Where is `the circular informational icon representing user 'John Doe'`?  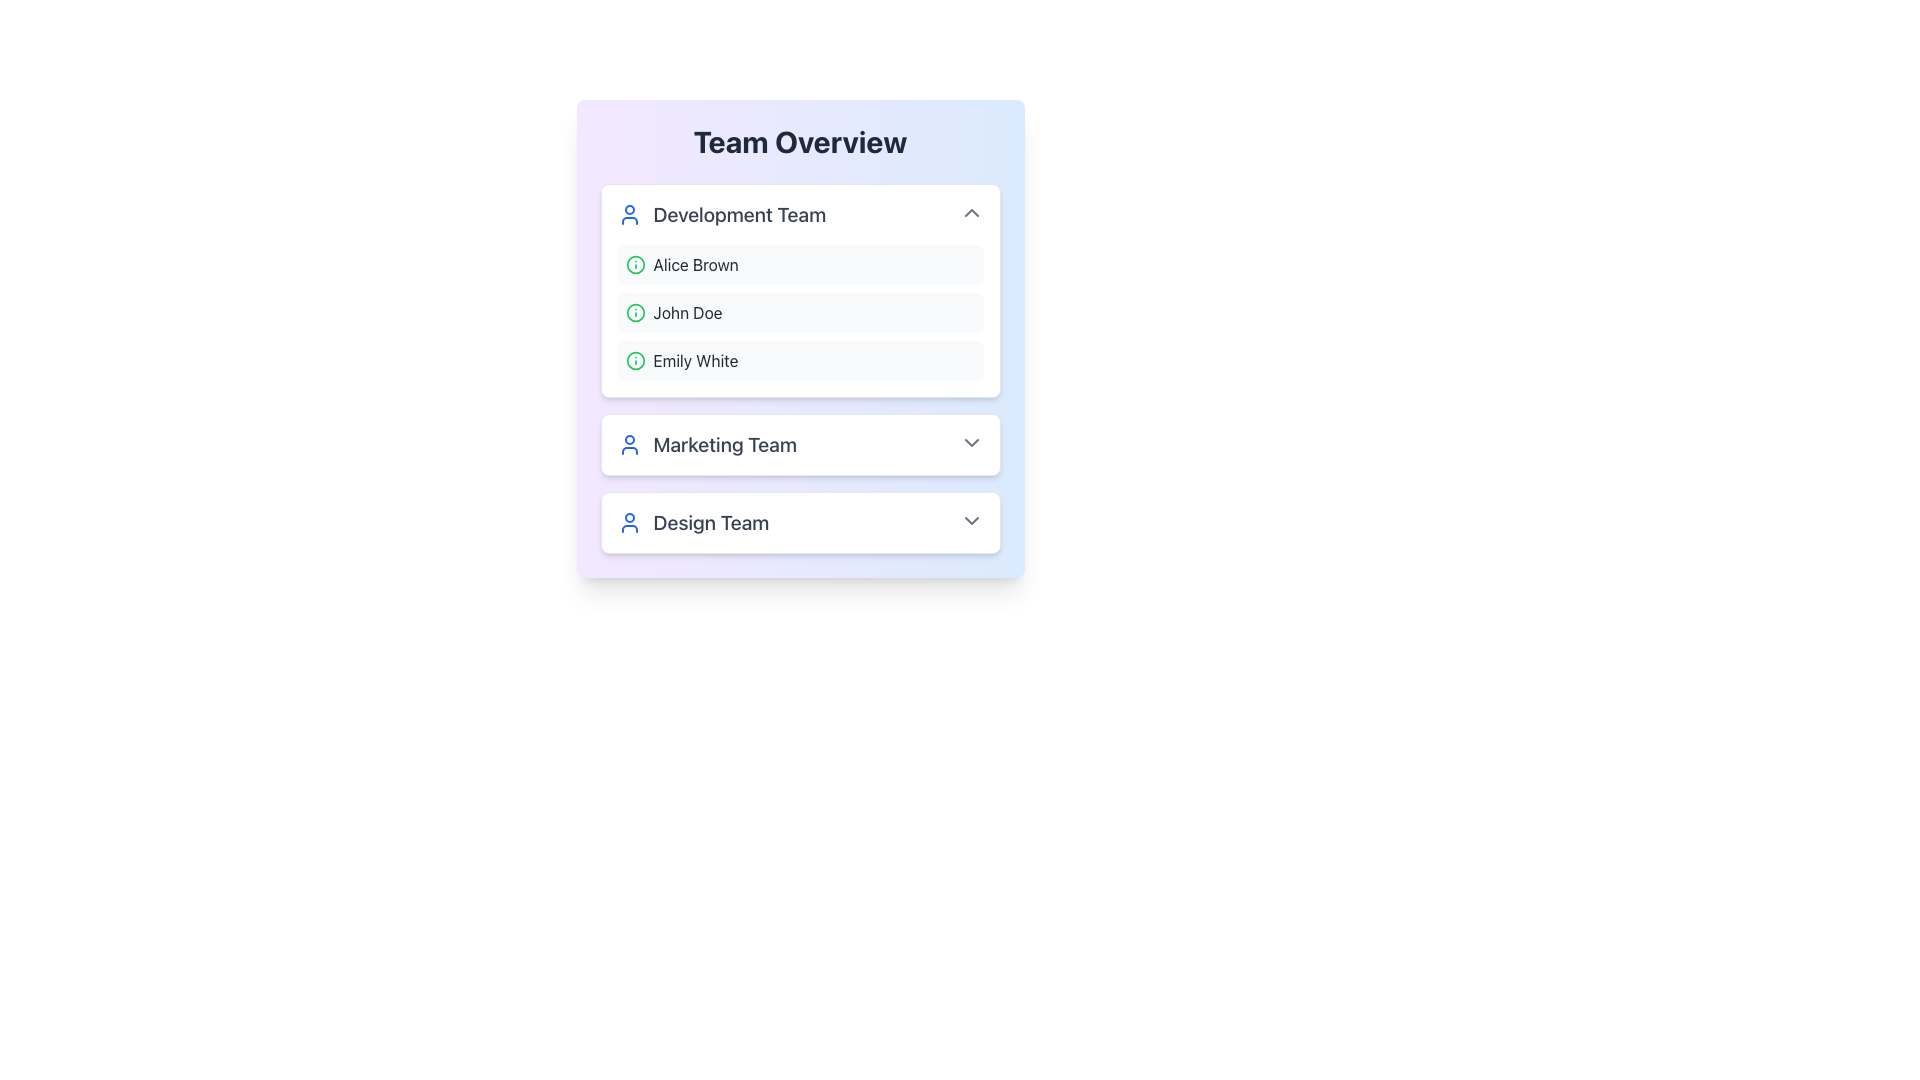
the circular informational icon representing user 'John Doe' is located at coordinates (634, 312).